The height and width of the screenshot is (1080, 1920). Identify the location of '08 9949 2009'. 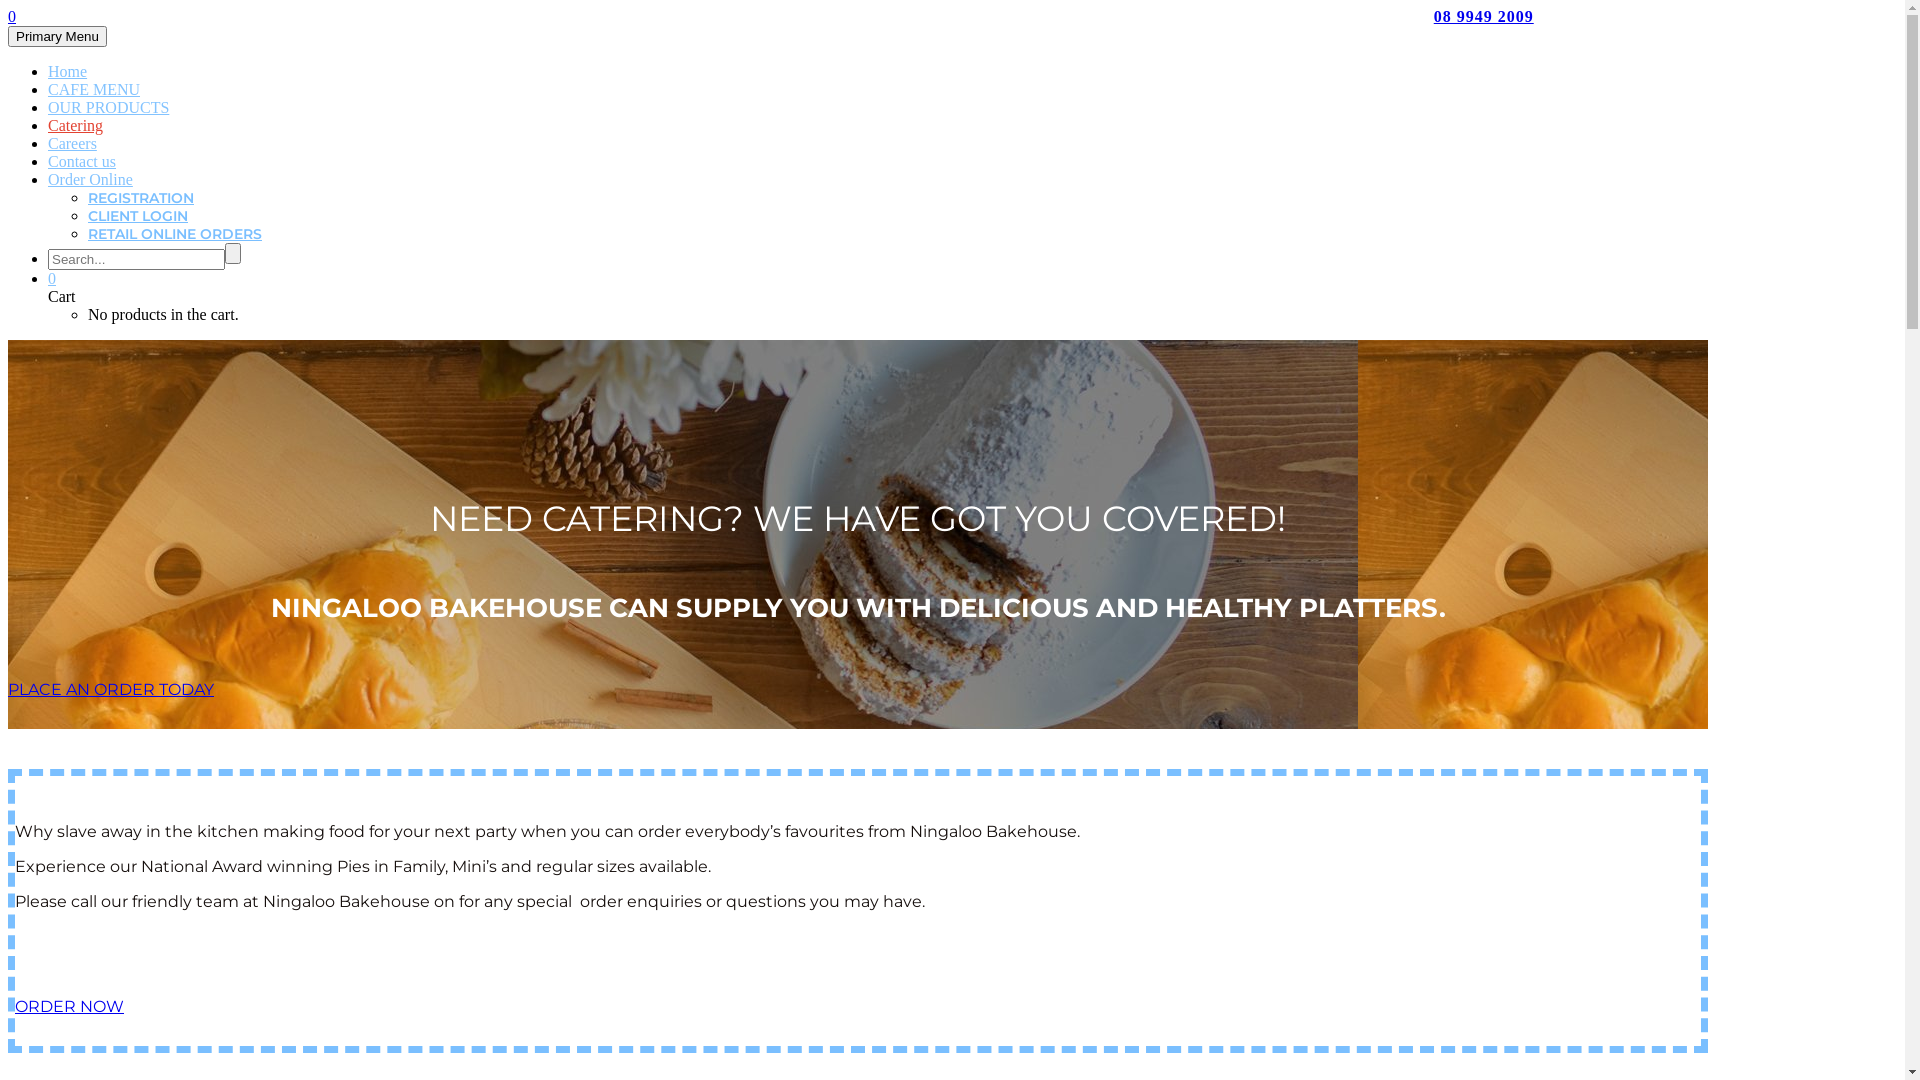
(1433, 16).